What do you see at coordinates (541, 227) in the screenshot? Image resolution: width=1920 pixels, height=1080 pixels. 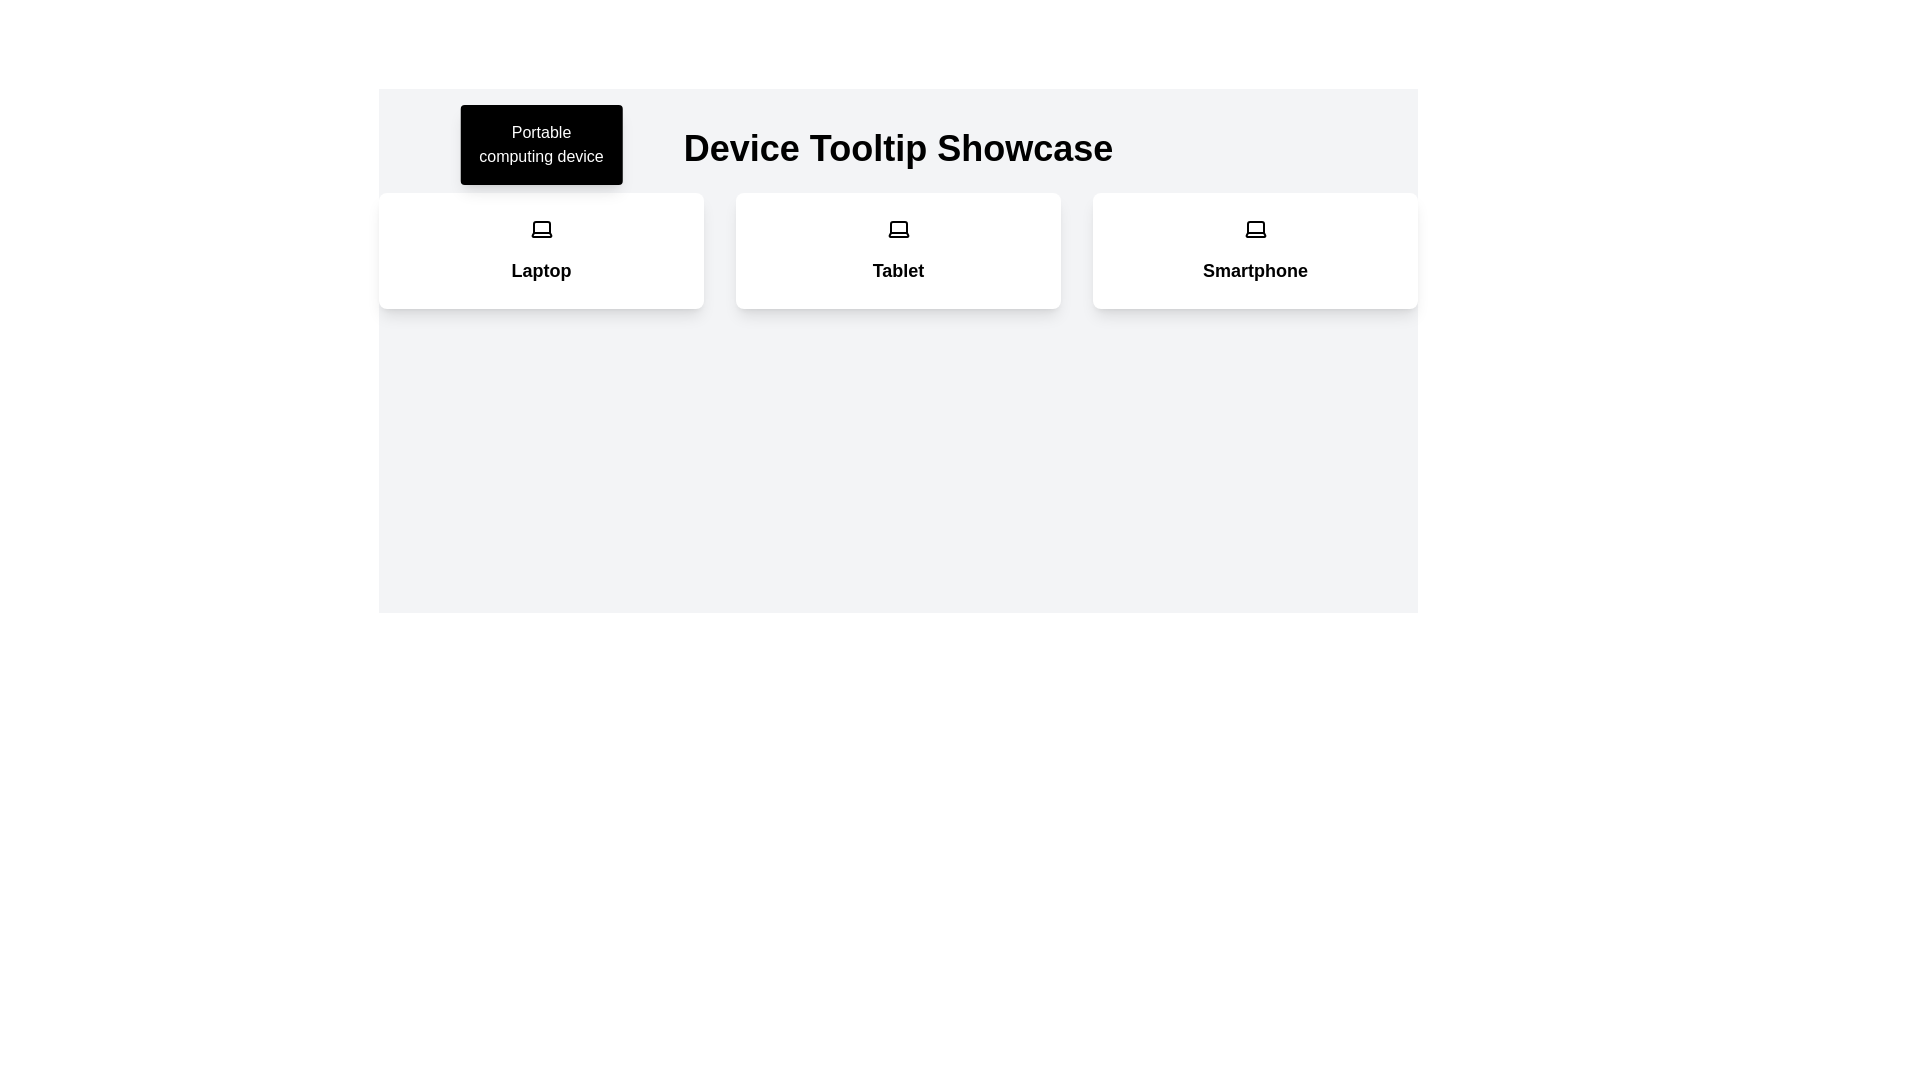 I see `the laptop icon, which is centrally aligned in the first card of a horizontal row representing the 'Laptop' category` at bounding box center [541, 227].